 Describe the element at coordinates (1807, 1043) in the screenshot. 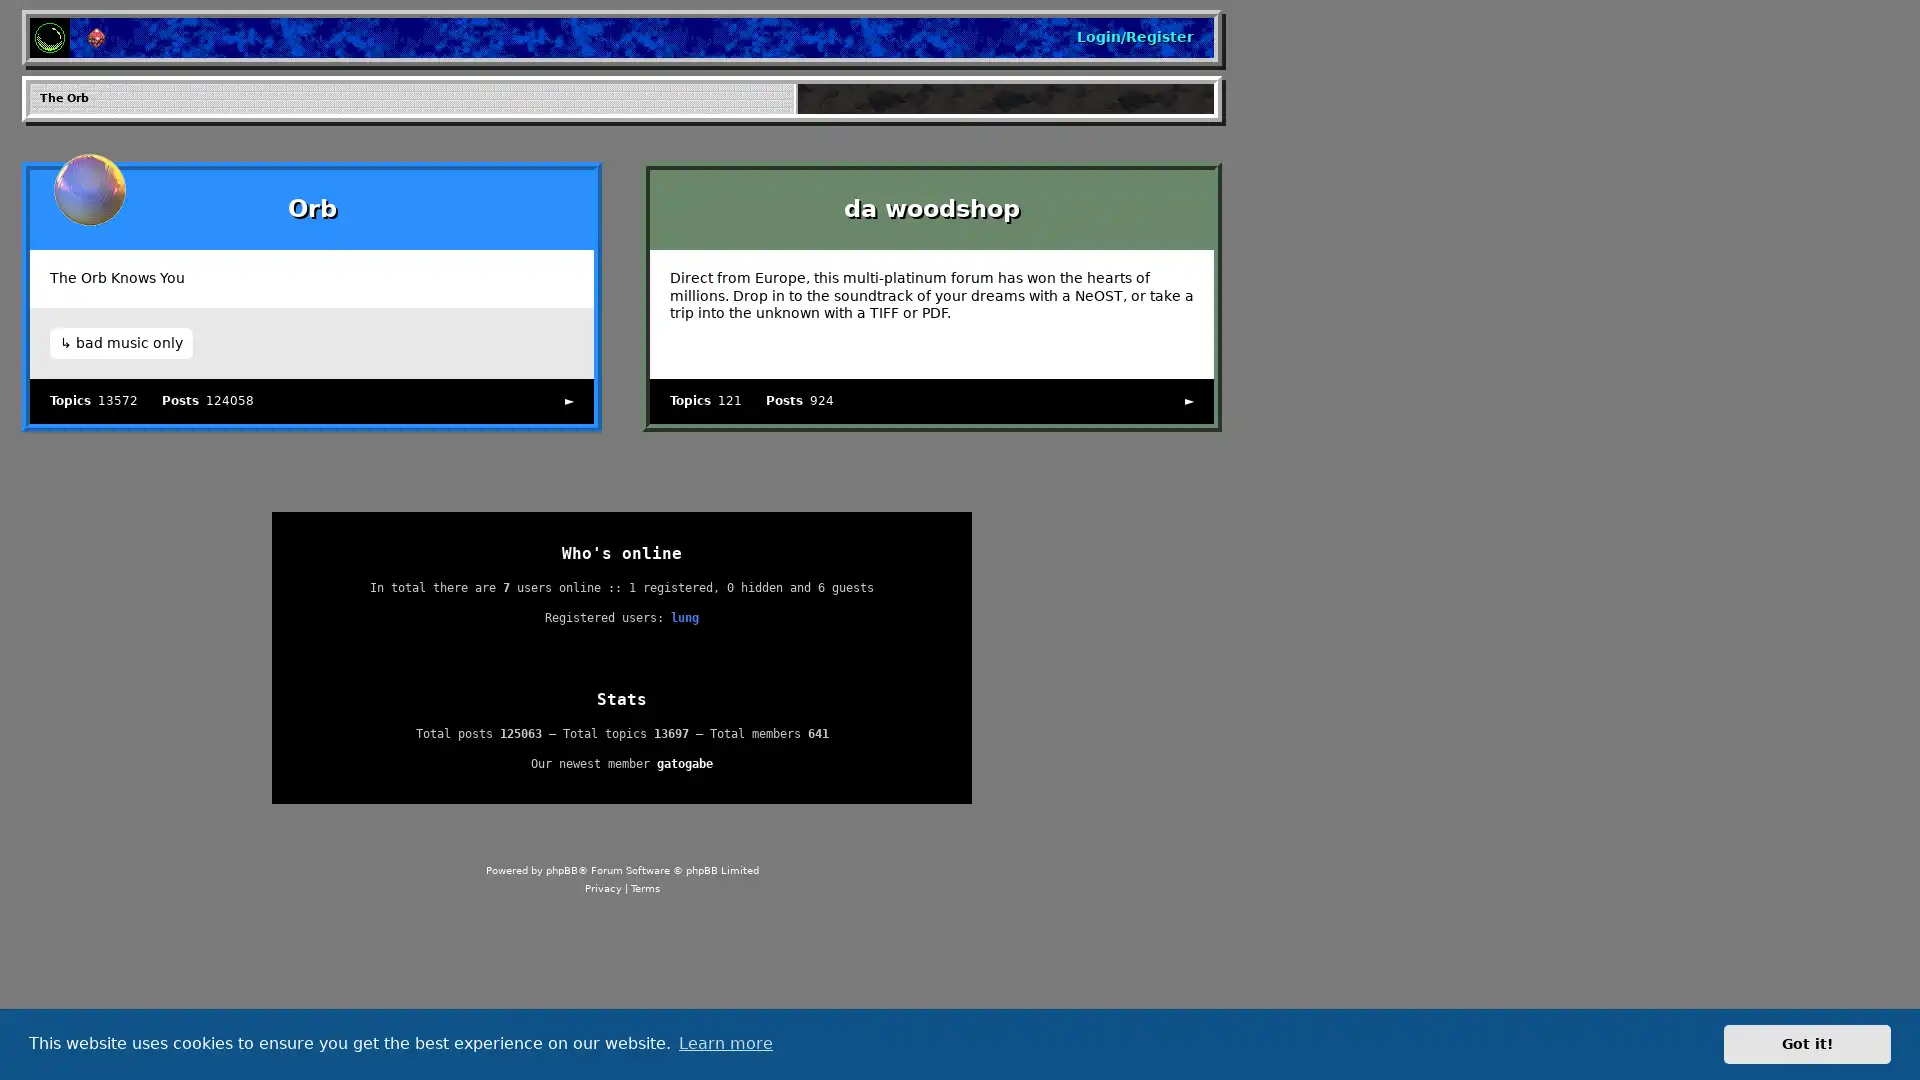

I see `dismiss cookie message` at that location.